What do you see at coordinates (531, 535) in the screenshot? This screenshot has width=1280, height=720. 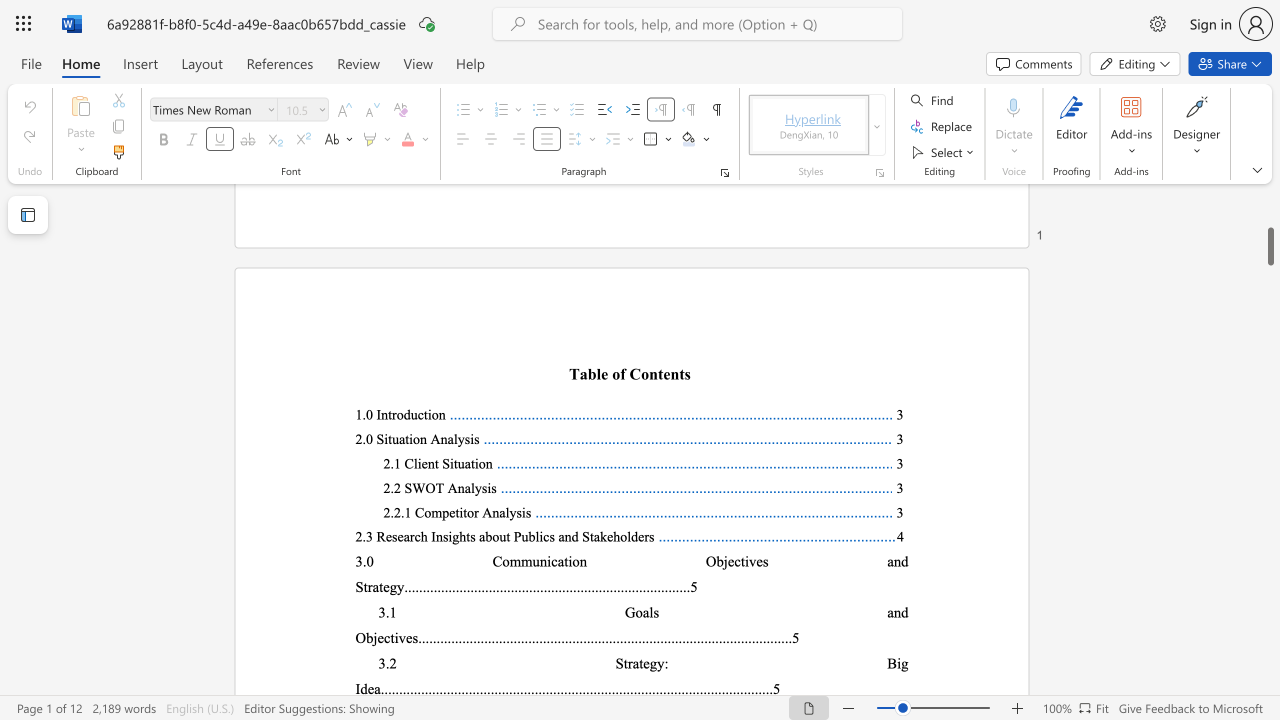 I see `the 2th character "b" in the text` at bounding box center [531, 535].